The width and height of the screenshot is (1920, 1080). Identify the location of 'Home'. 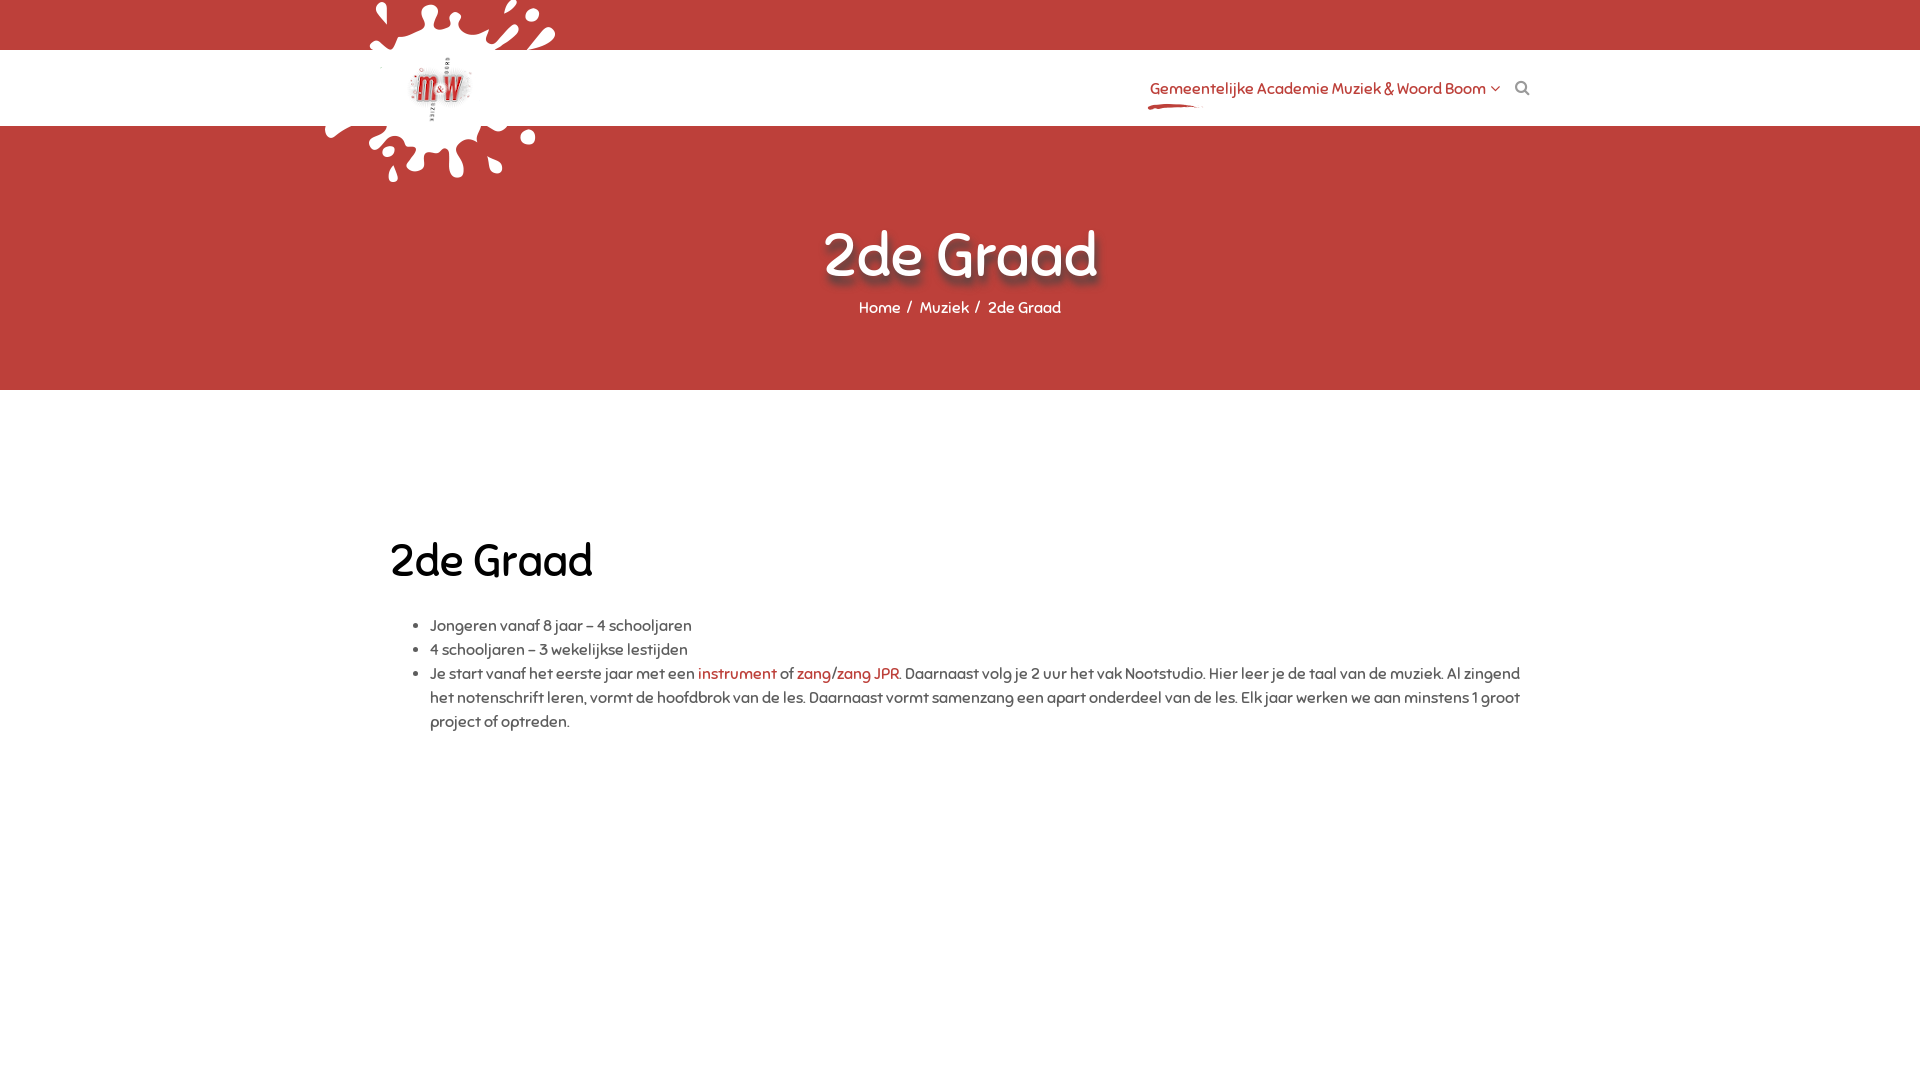
(879, 308).